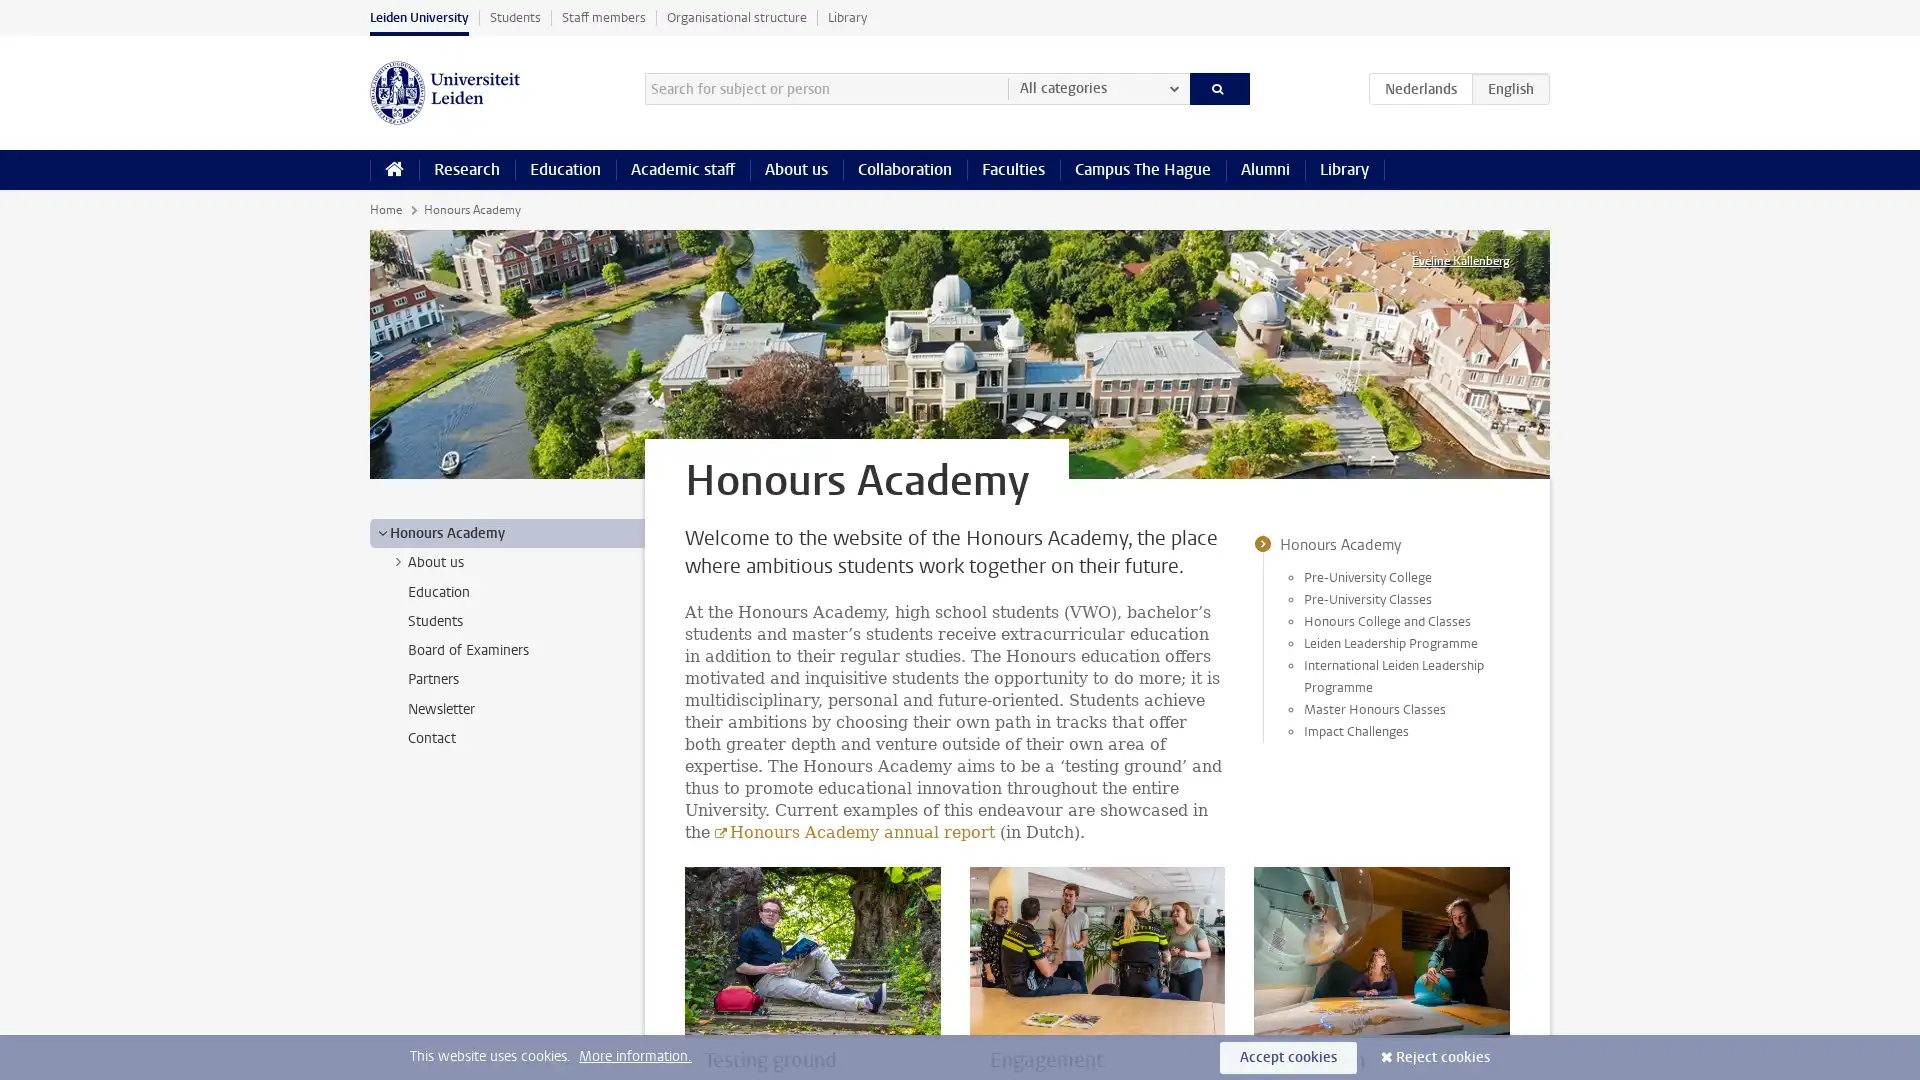 The image size is (1920, 1080). What do you see at coordinates (1218, 87) in the screenshot?
I see `Search` at bounding box center [1218, 87].